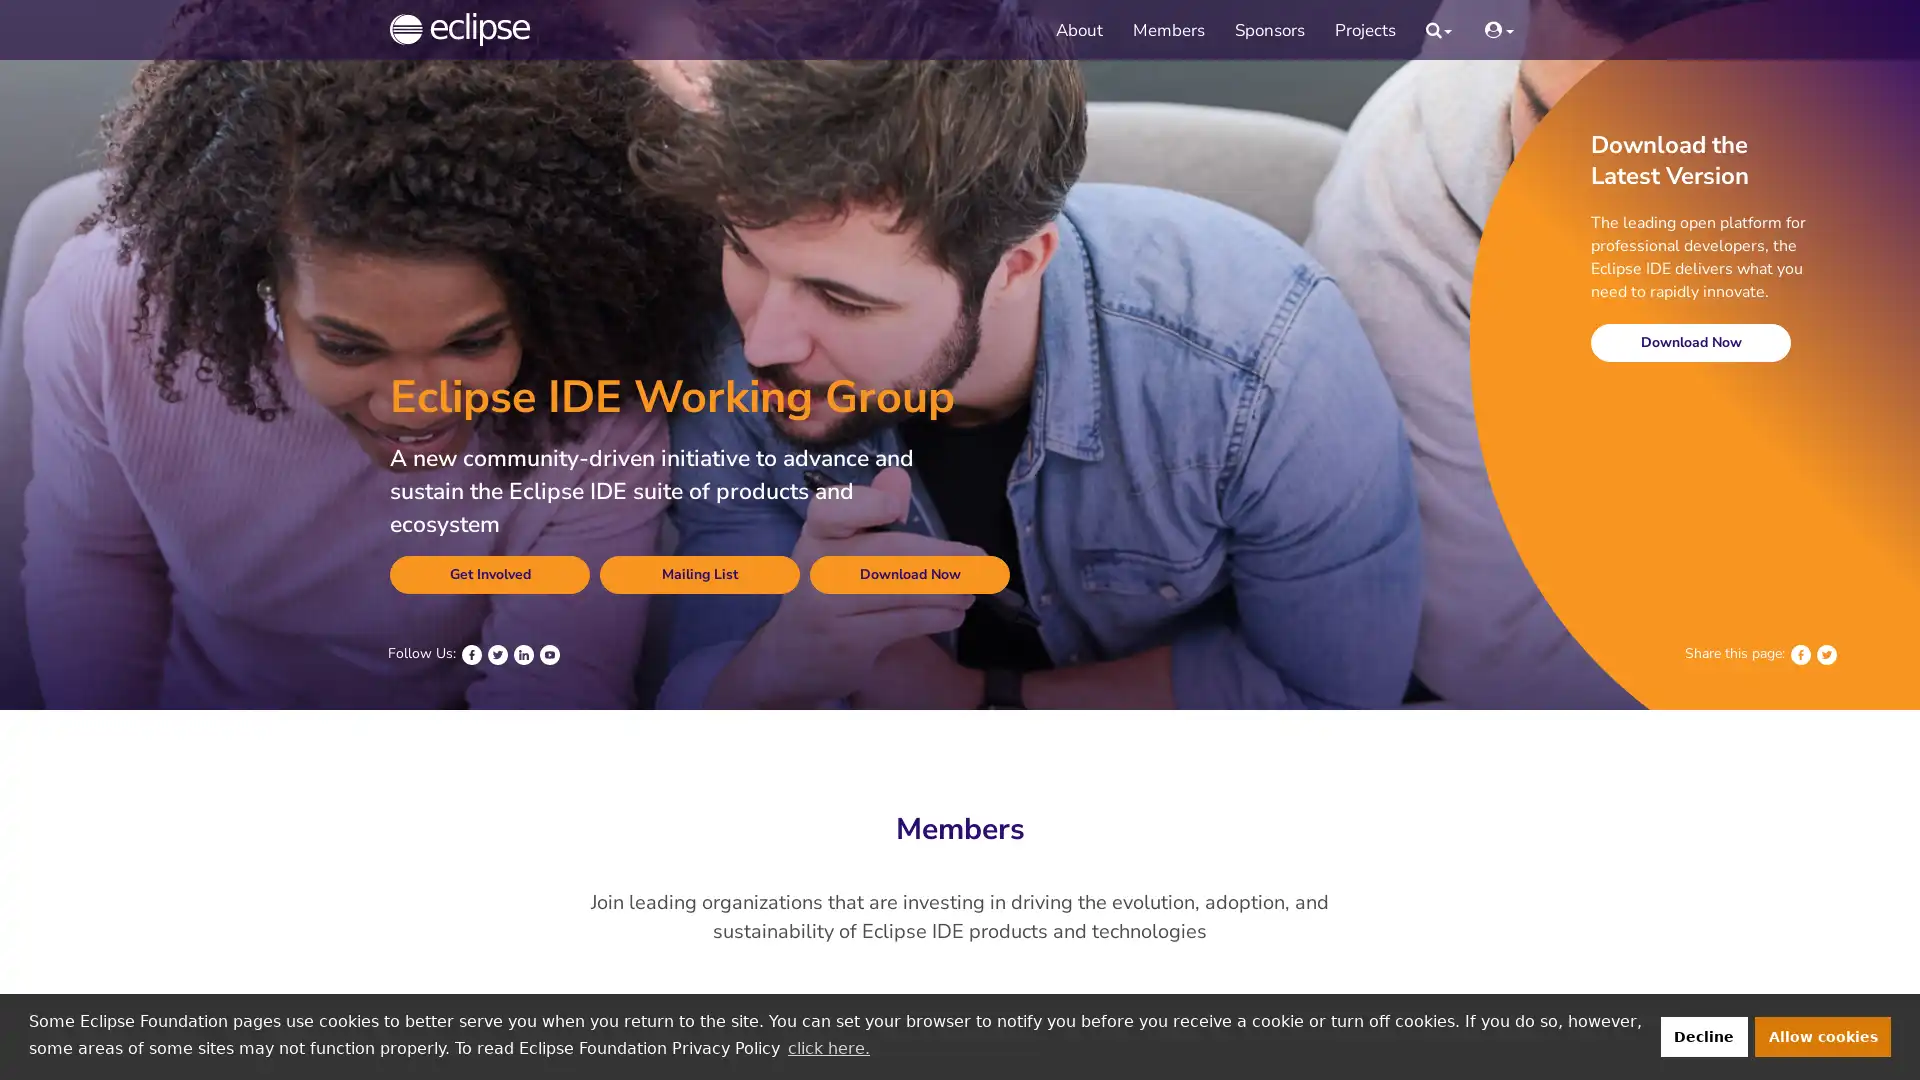  What do you see at coordinates (1823, 1035) in the screenshot?
I see `allow cookies` at bounding box center [1823, 1035].